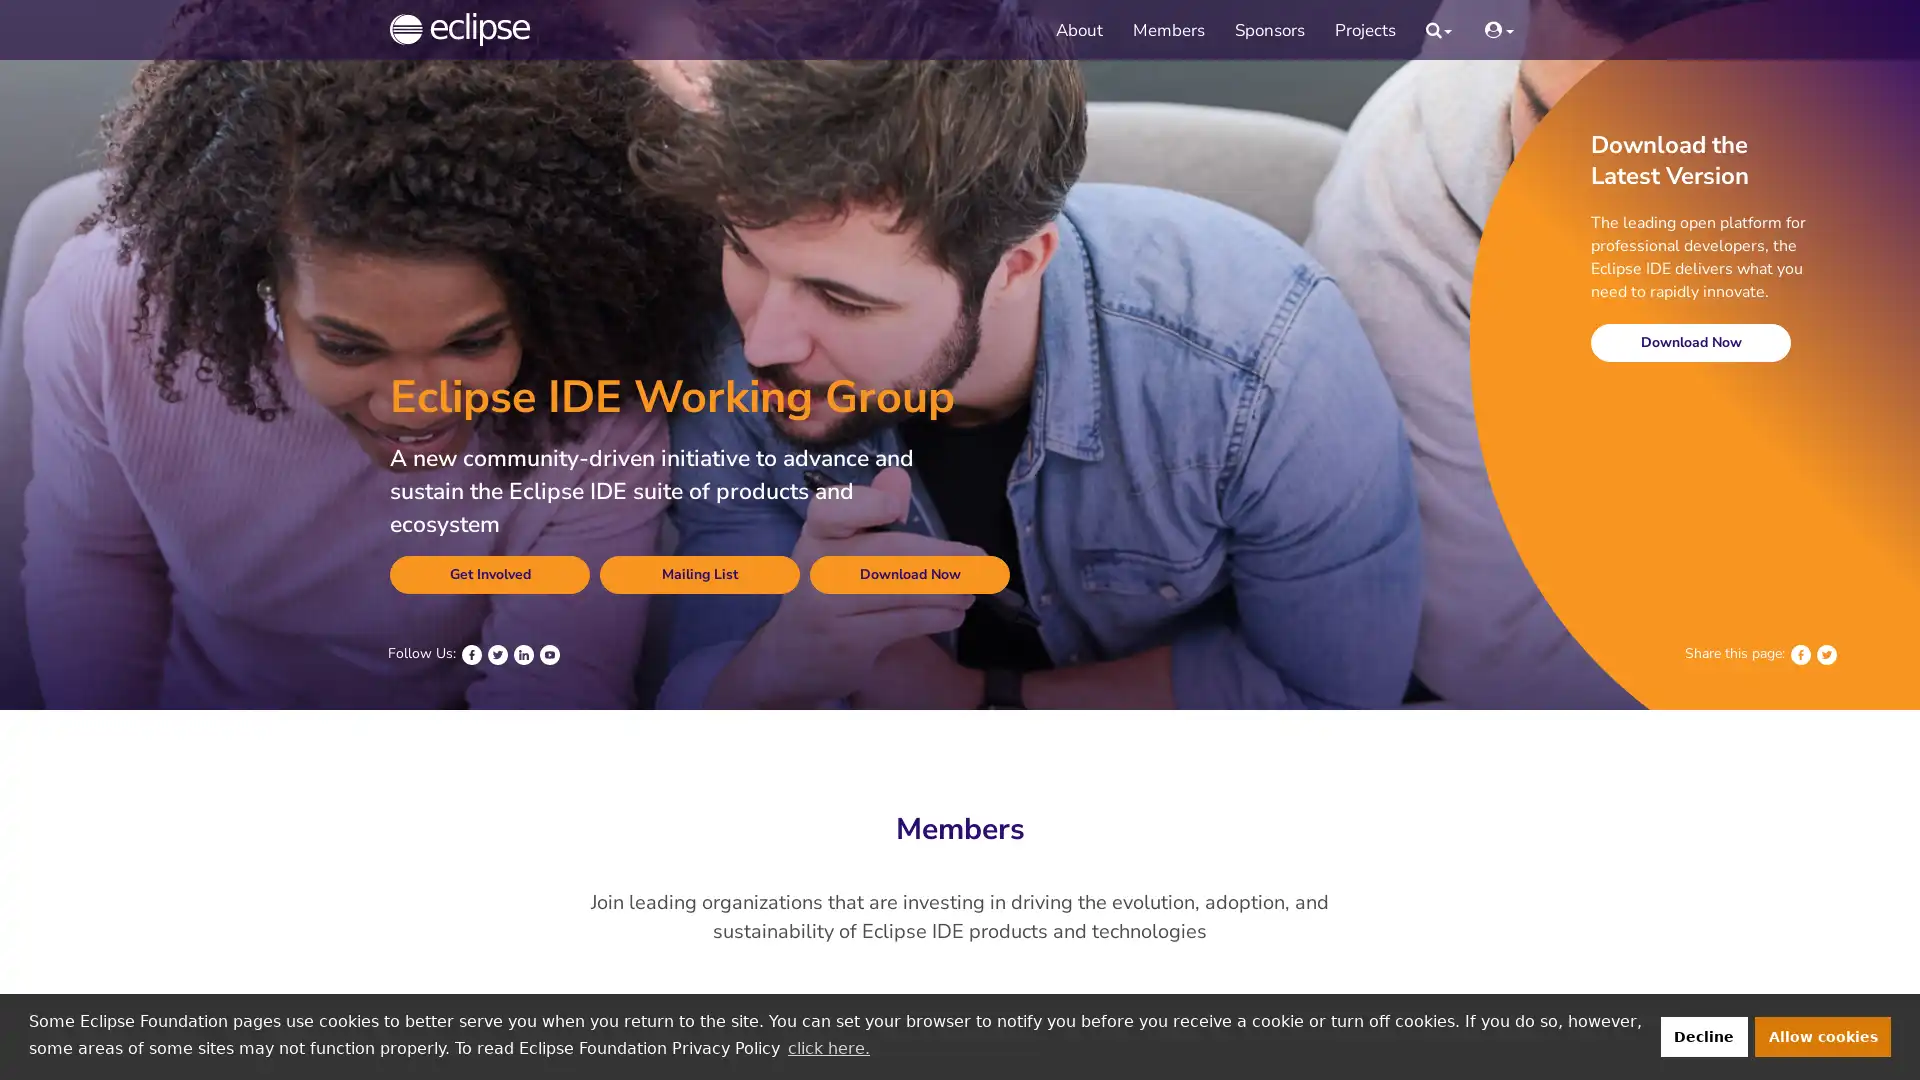  What do you see at coordinates (1823, 1035) in the screenshot?
I see `allow cookies` at bounding box center [1823, 1035].